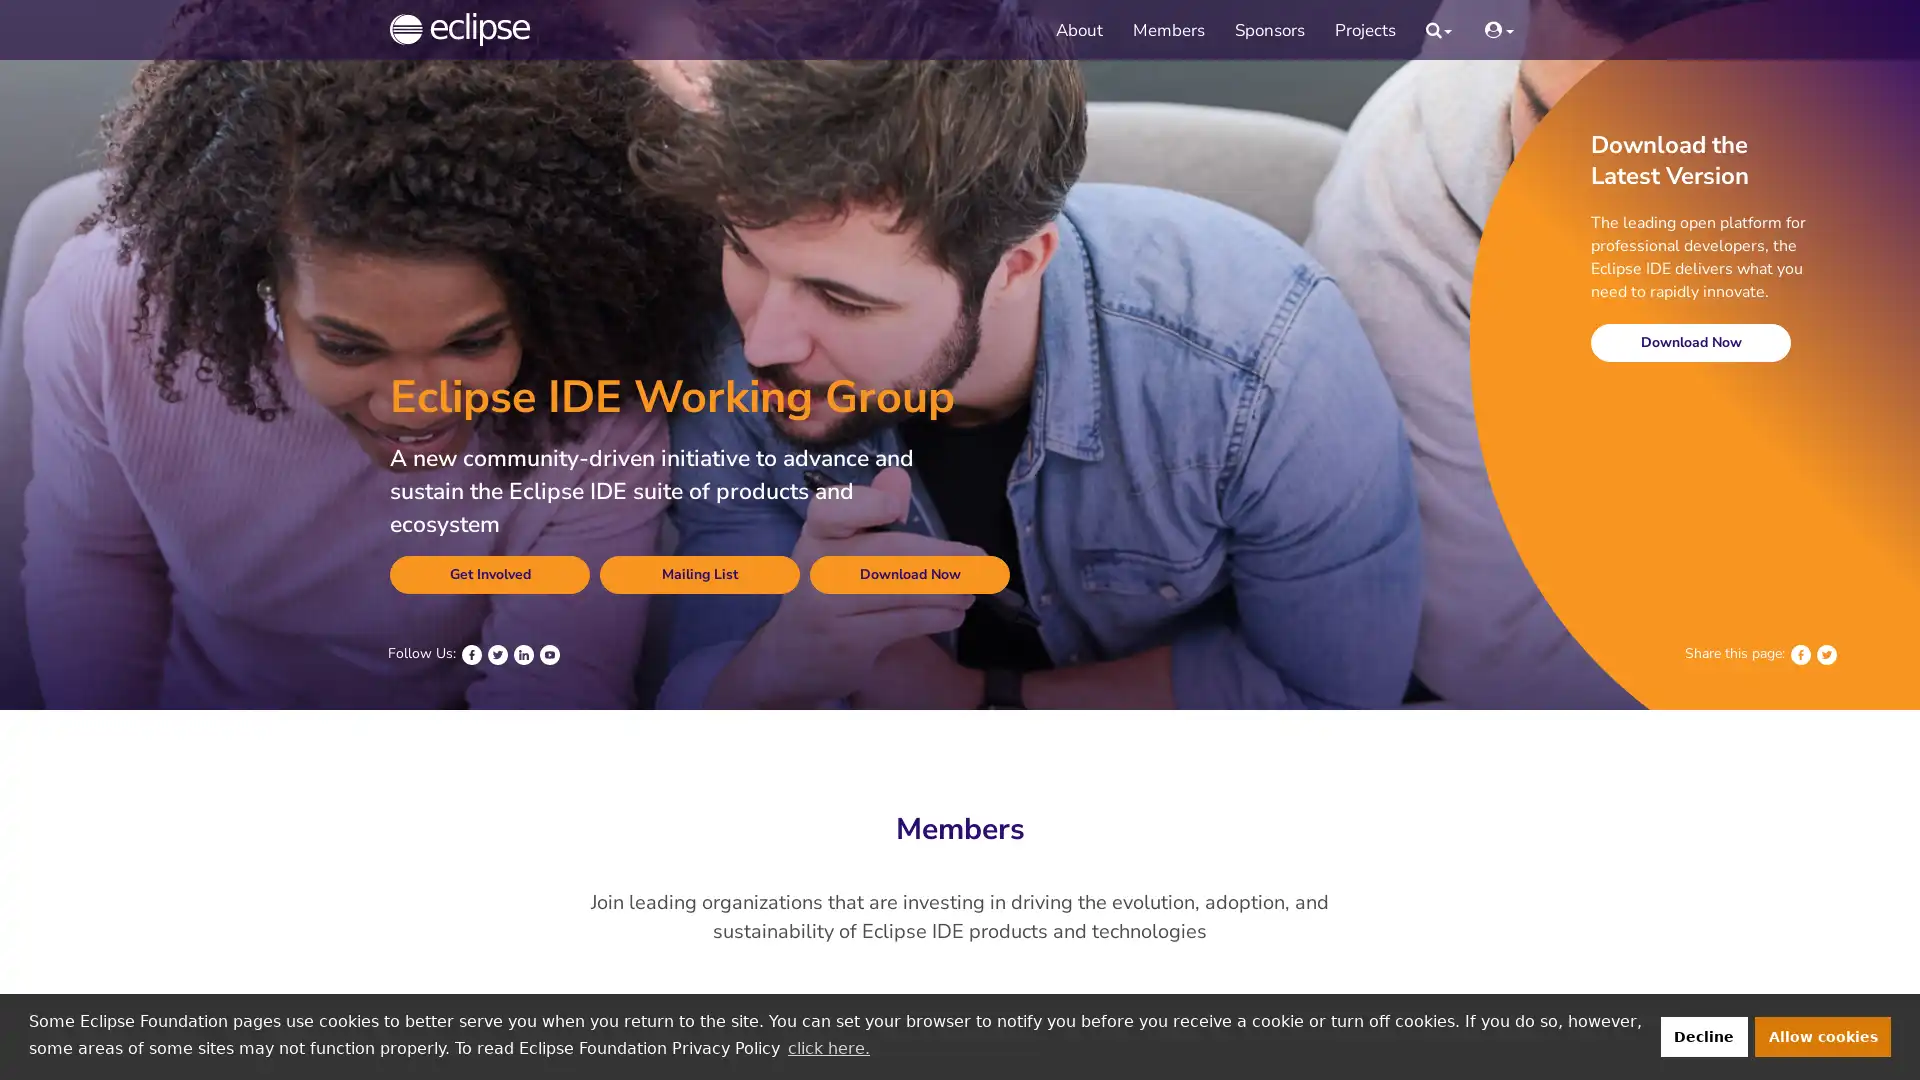  What do you see at coordinates (1823, 1035) in the screenshot?
I see `allow cookies` at bounding box center [1823, 1035].